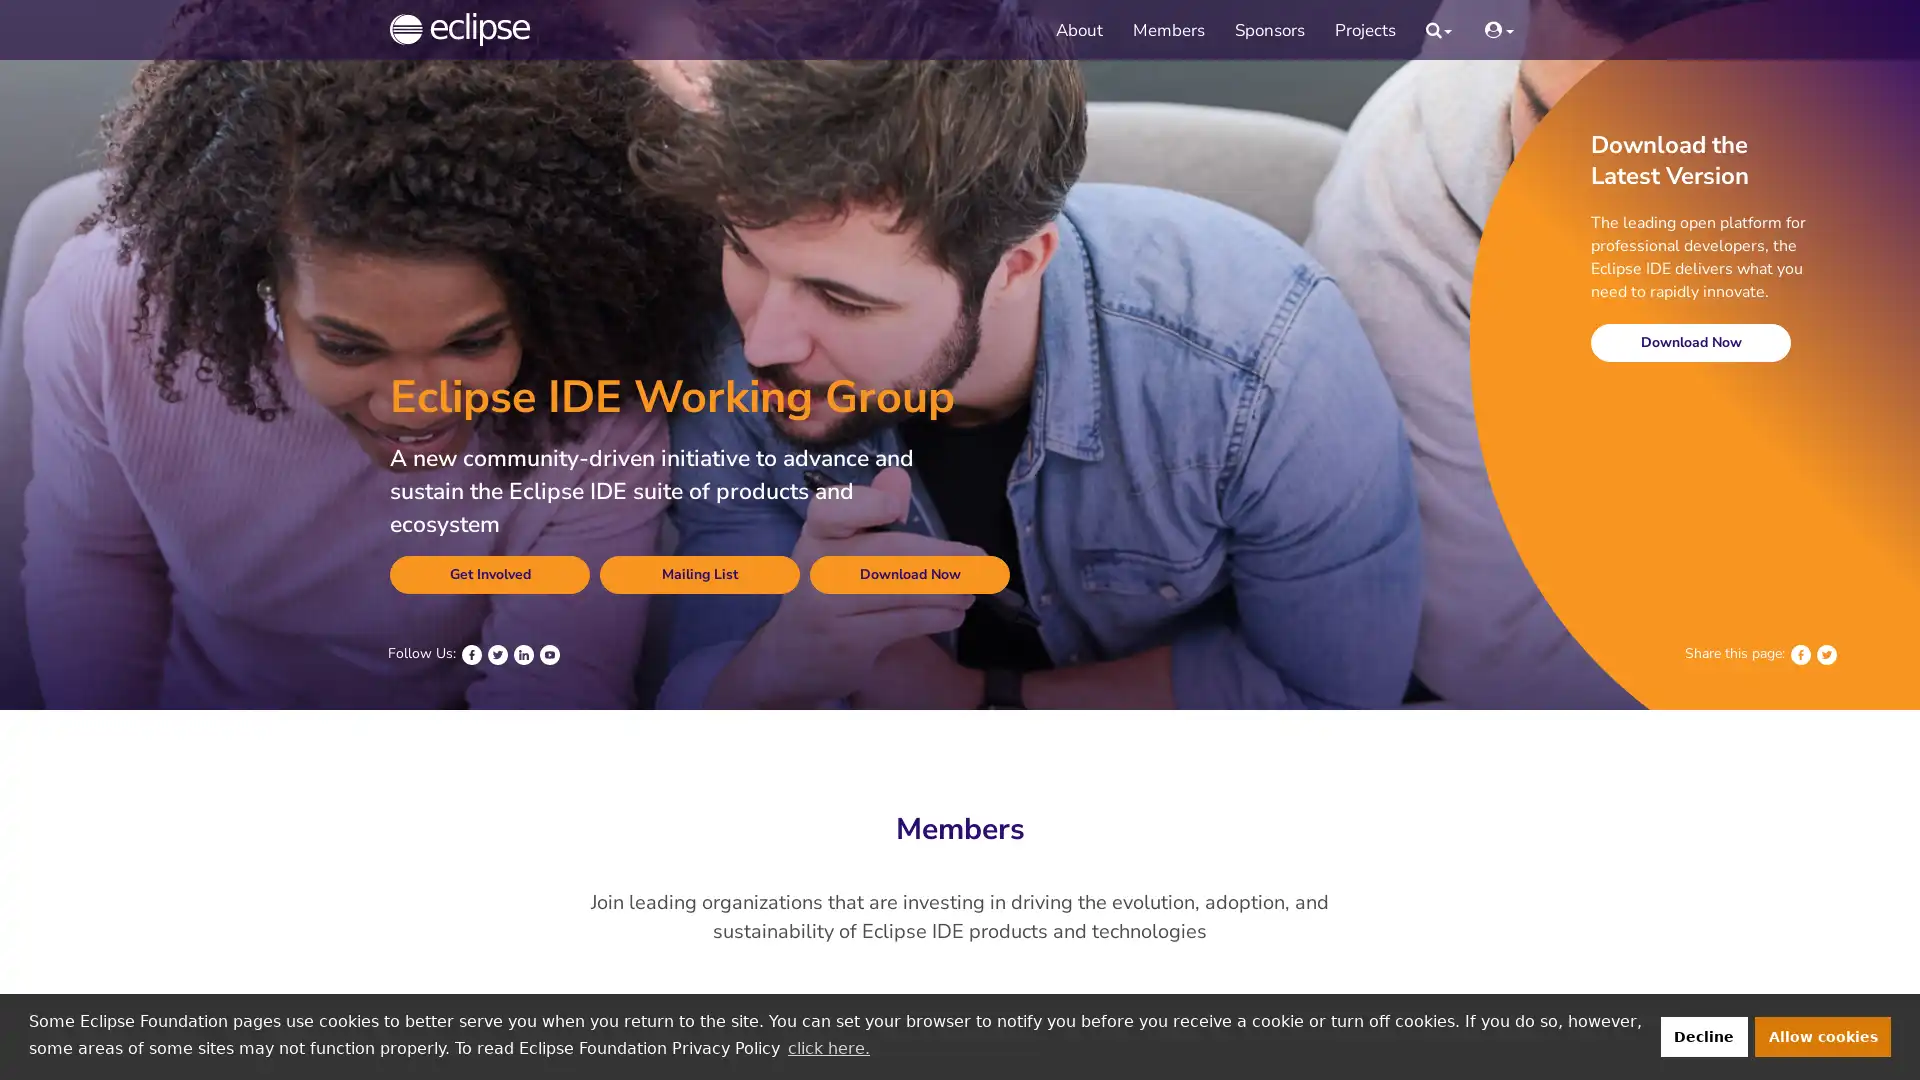  What do you see at coordinates (1823, 1035) in the screenshot?
I see `allow cookies` at bounding box center [1823, 1035].